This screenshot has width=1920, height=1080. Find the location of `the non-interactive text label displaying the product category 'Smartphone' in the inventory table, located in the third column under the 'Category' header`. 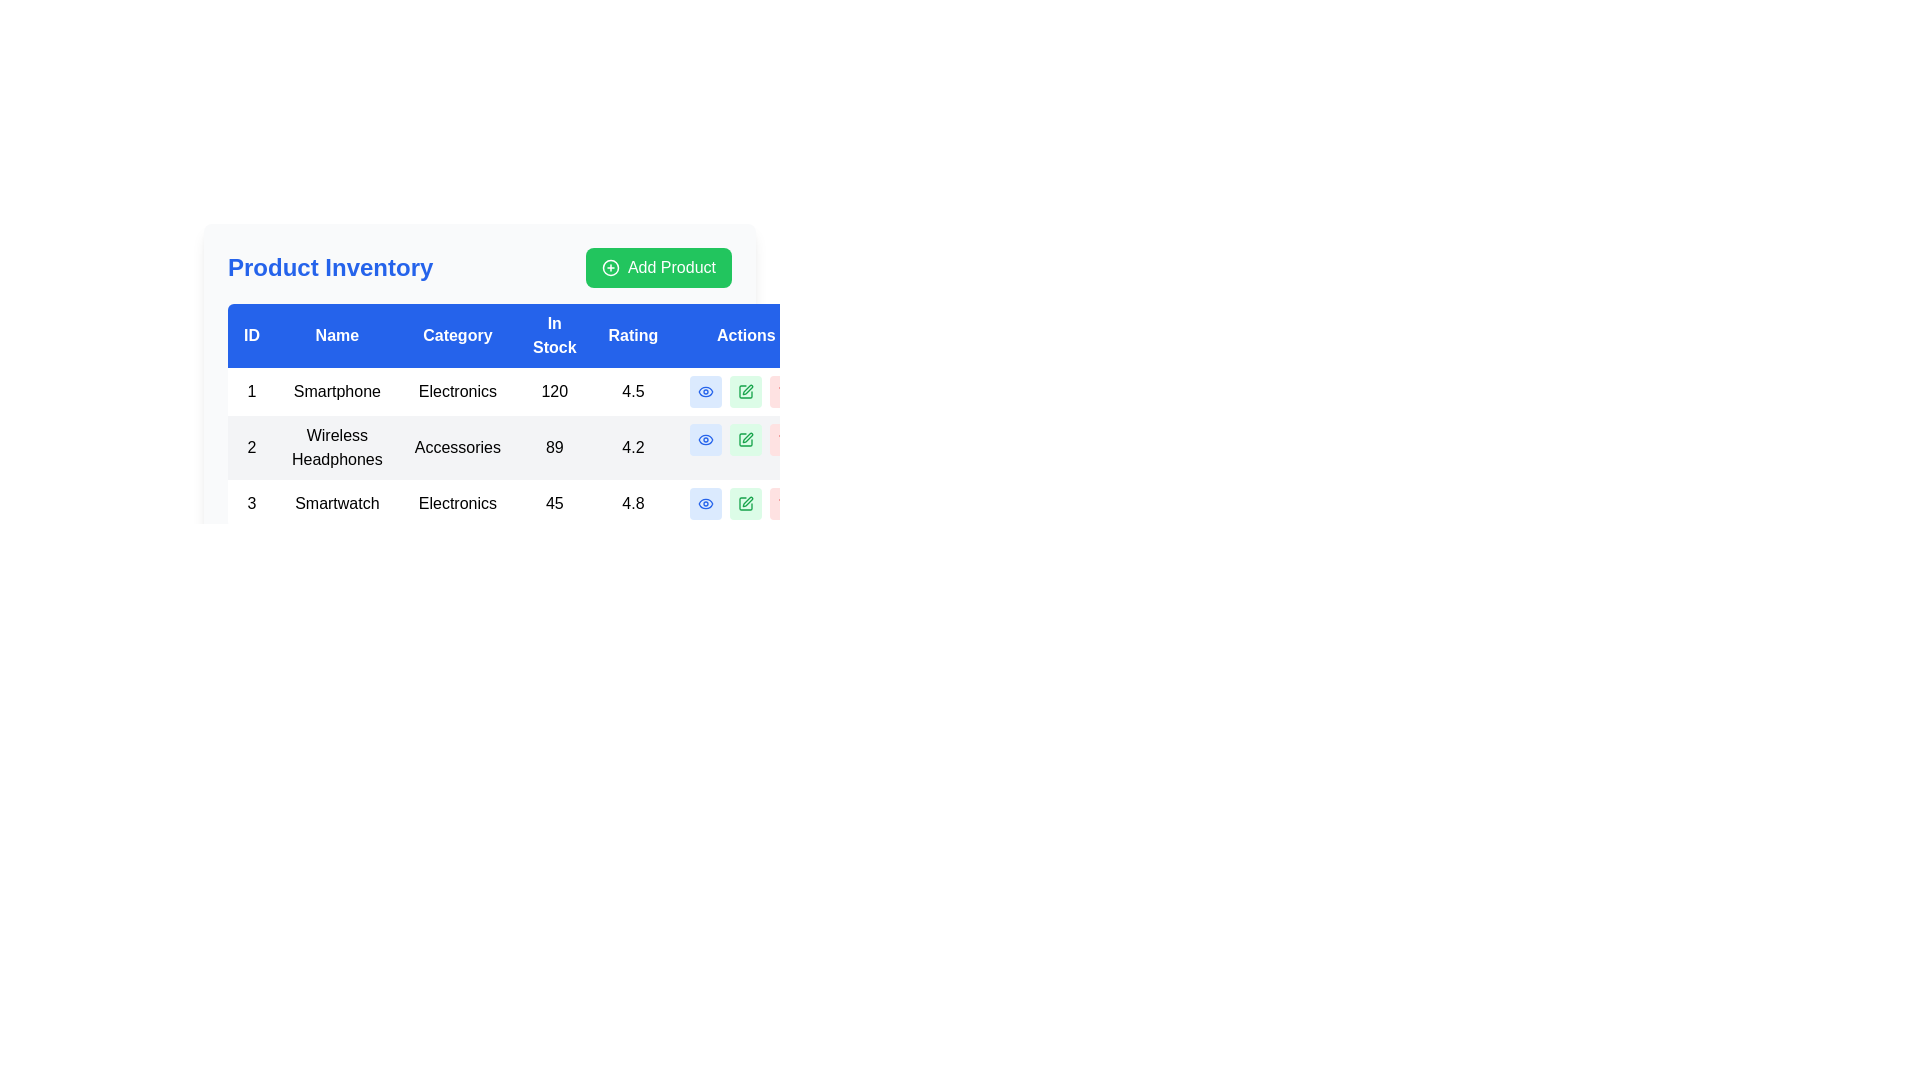

the non-interactive text label displaying the product category 'Smartphone' in the inventory table, located in the third column under the 'Category' header is located at coordinates (456, 392).